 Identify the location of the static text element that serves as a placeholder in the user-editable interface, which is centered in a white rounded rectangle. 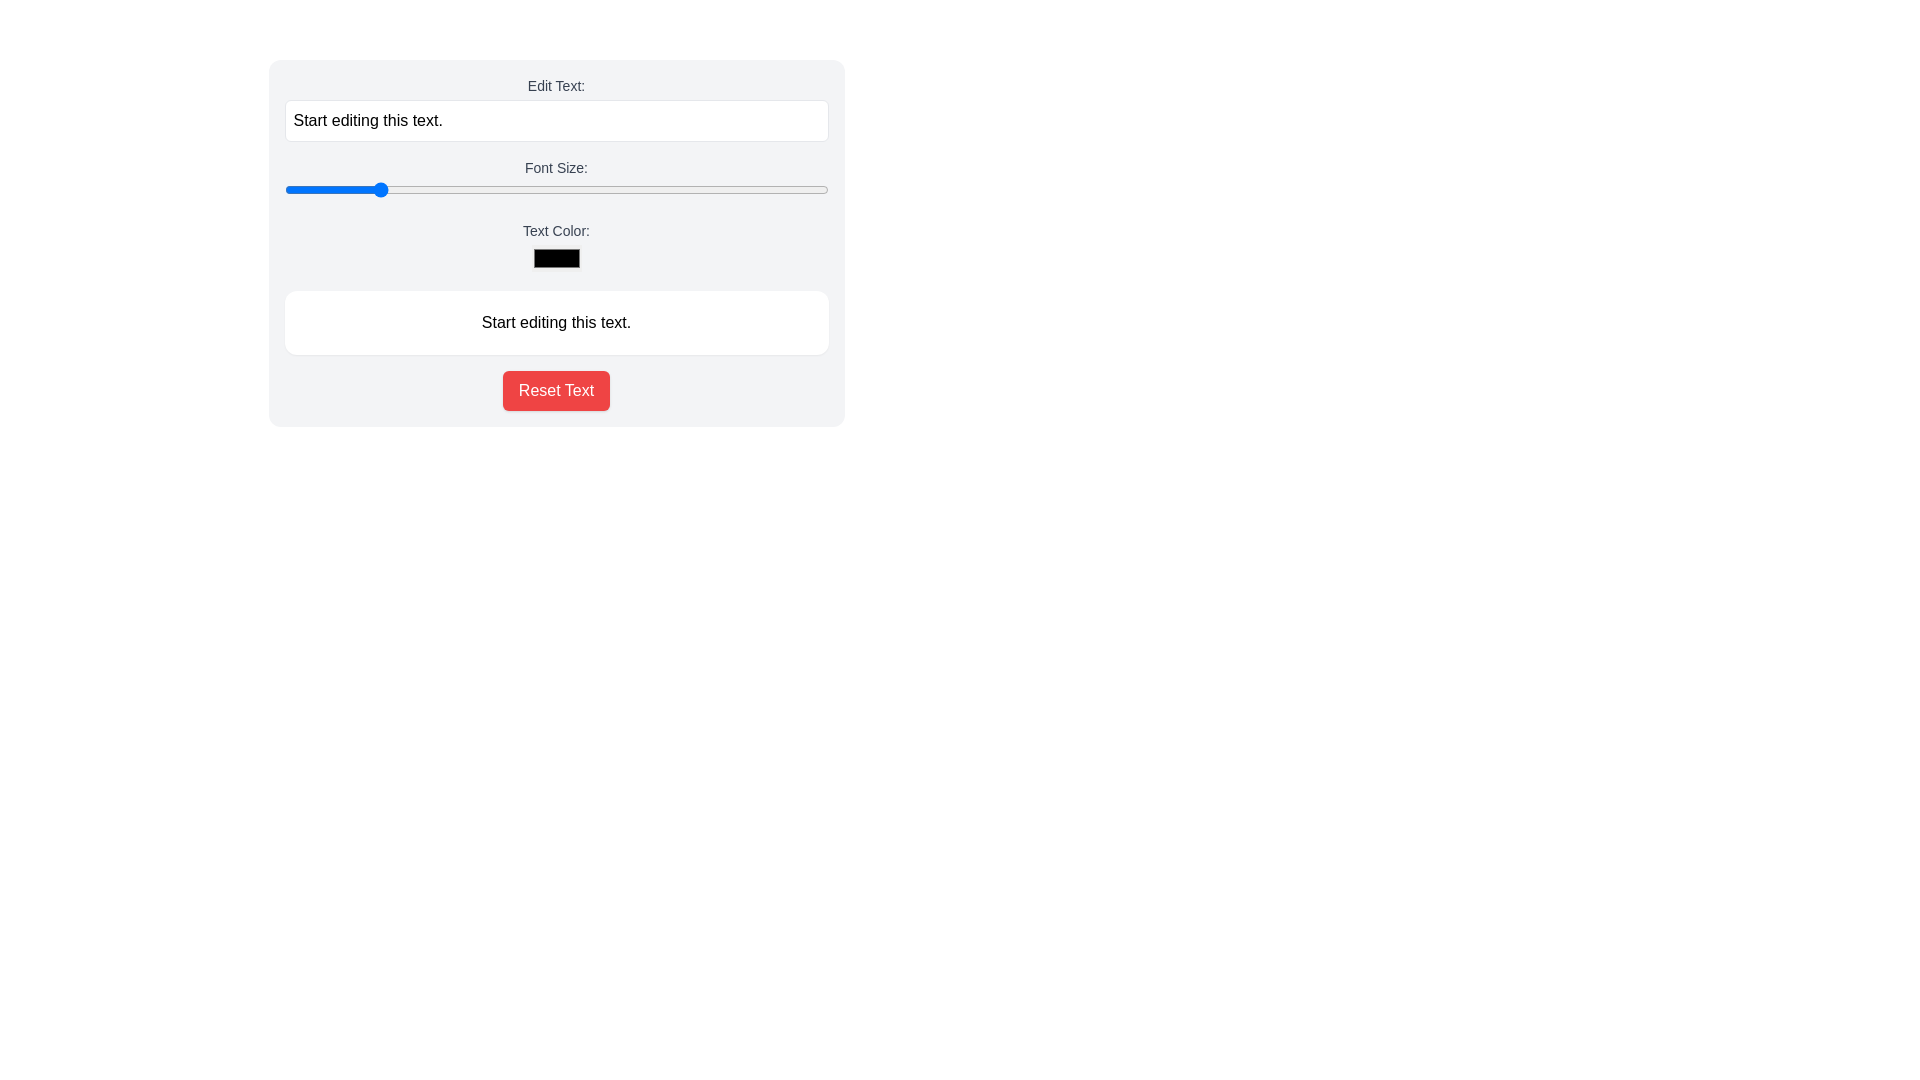
(556, 322).